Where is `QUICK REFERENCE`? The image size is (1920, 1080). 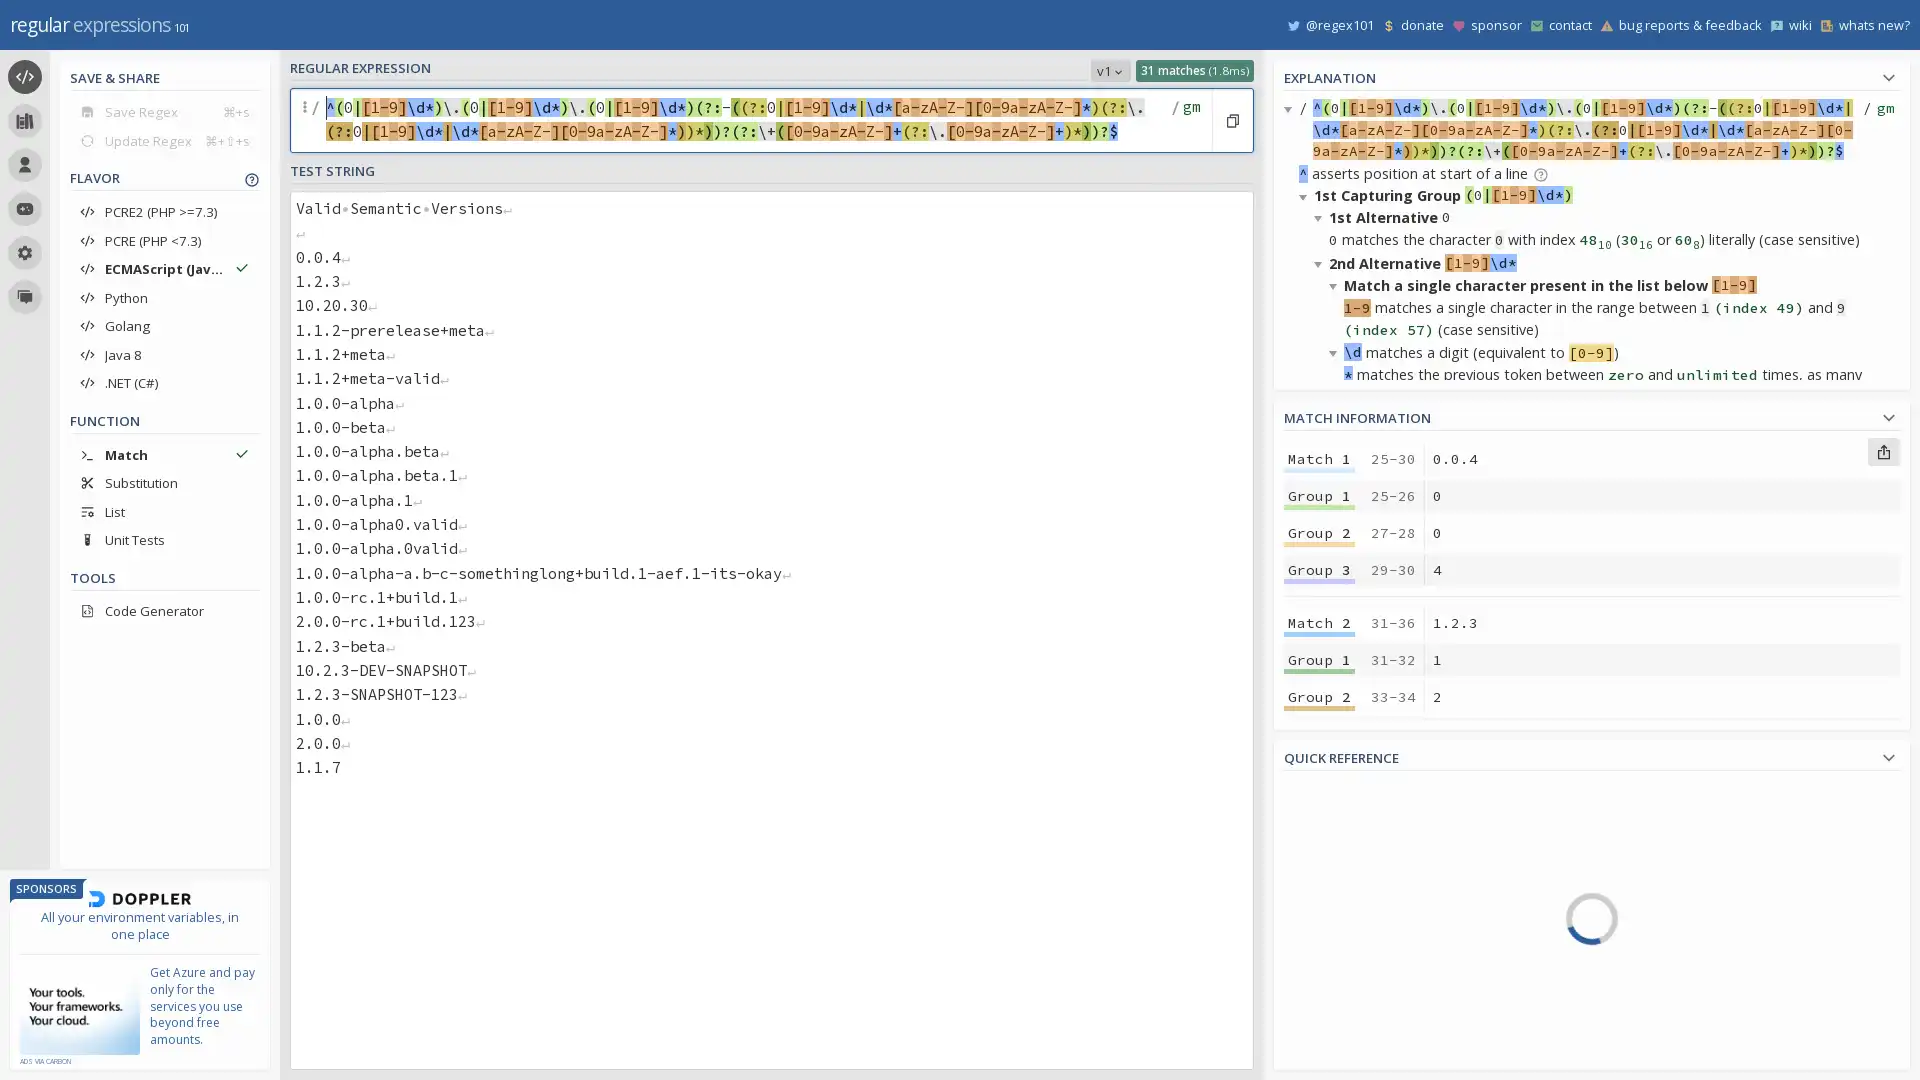 QUICK REFERENCE is located at coordinates (1591, 755).